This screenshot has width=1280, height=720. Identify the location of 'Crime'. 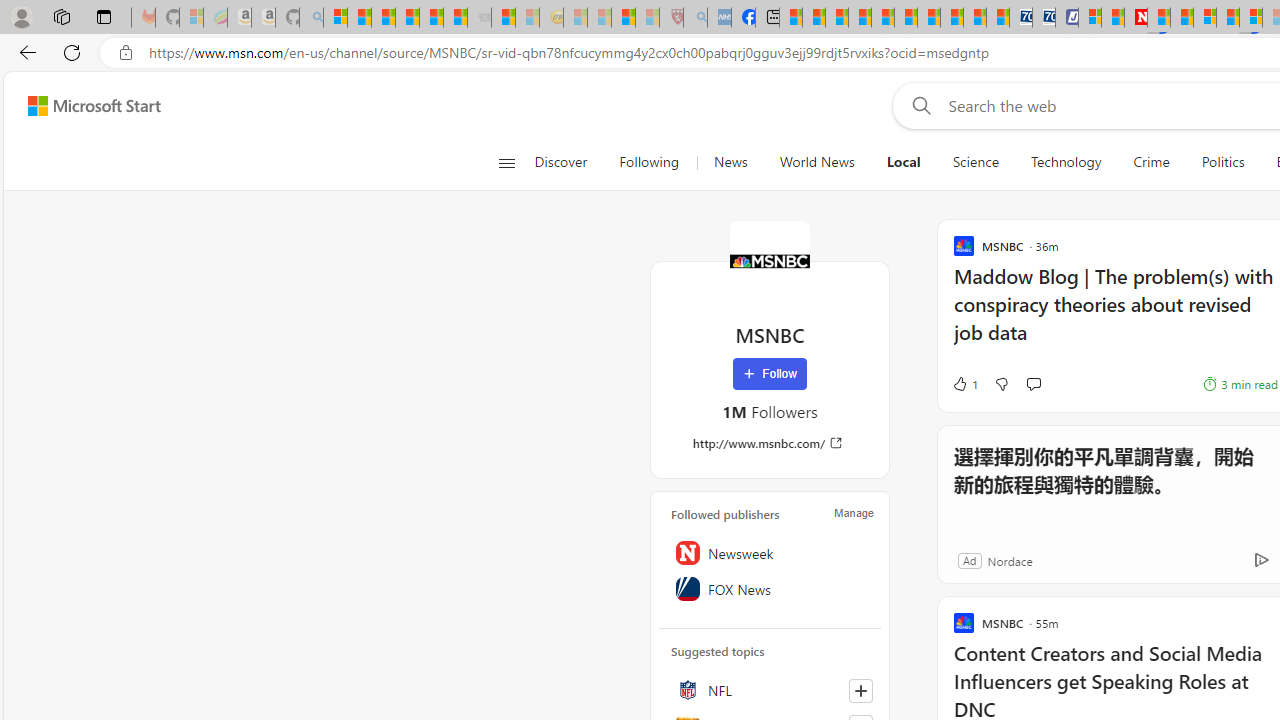
(1152, 162).